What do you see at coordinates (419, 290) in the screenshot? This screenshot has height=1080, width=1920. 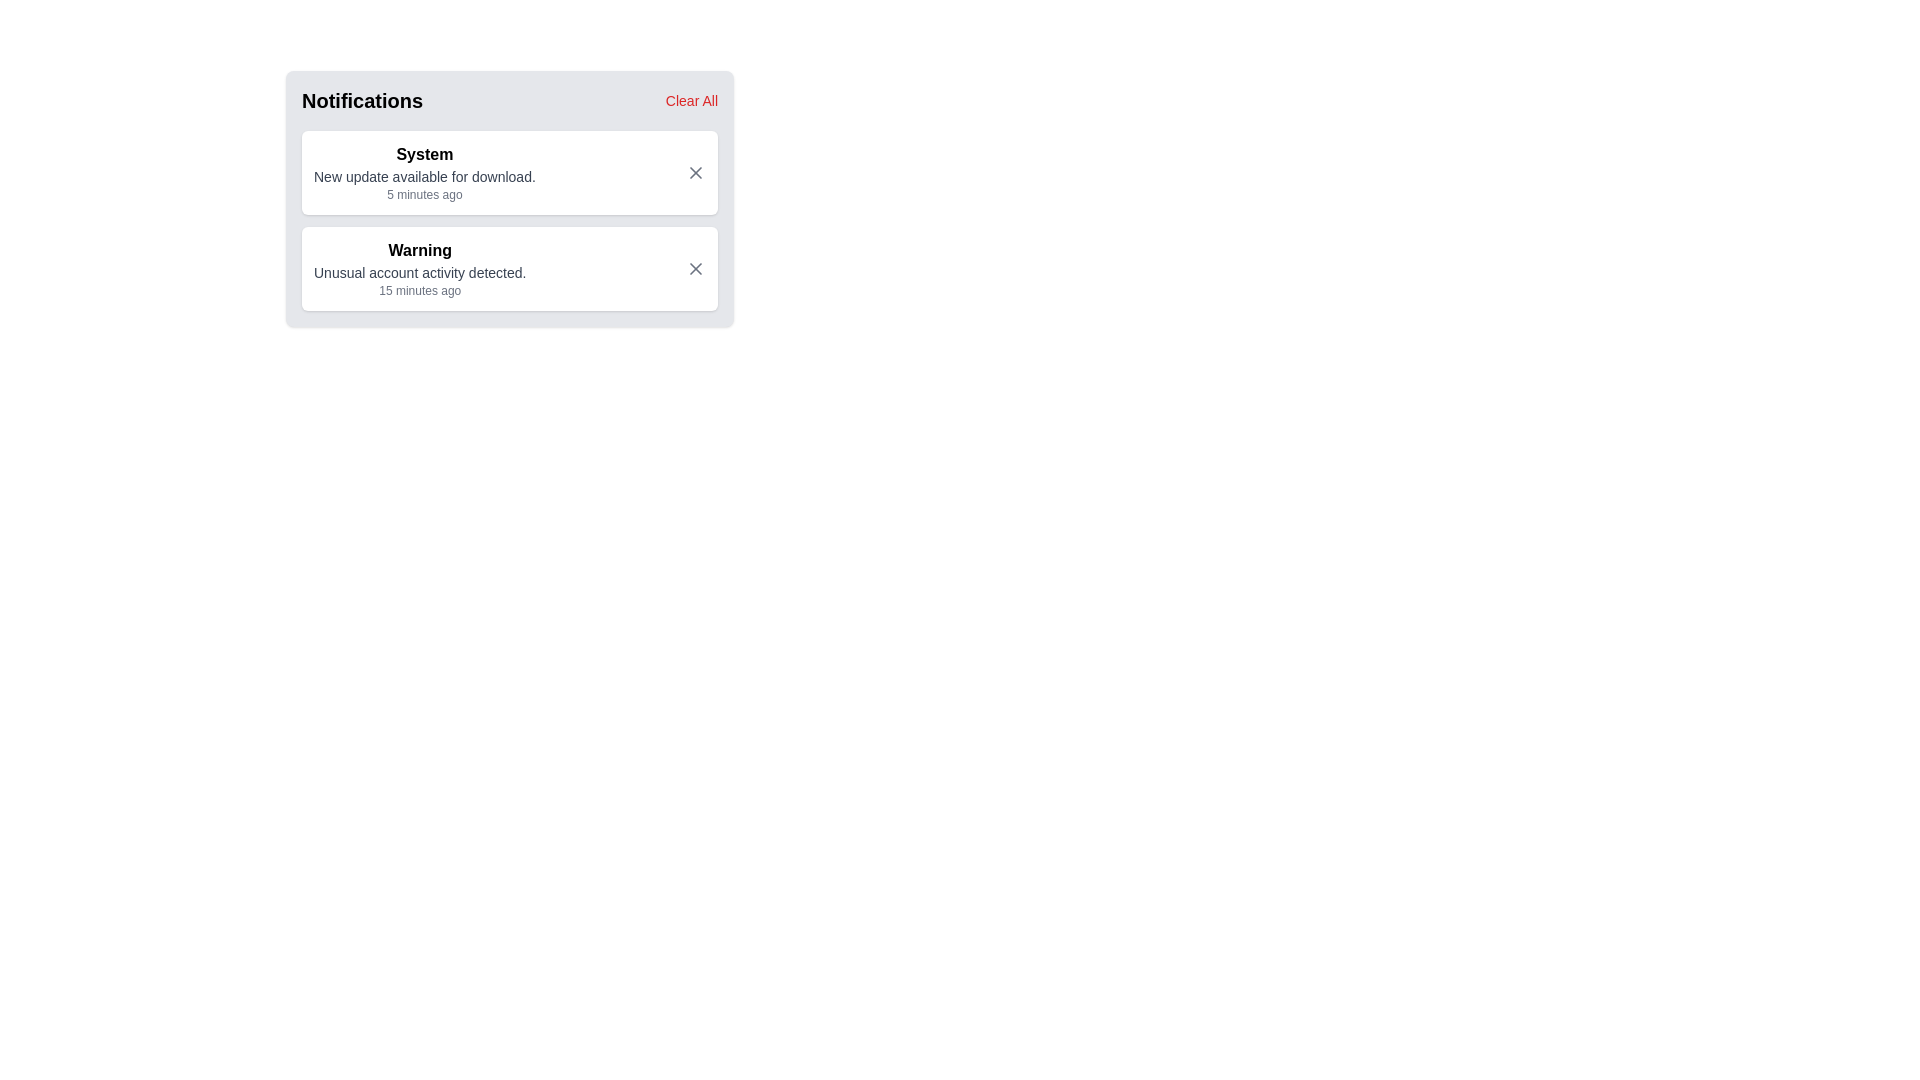 I see `the static text display element showing the timestamp '15 minutes ago', which is located within the second notification card, below the title 'Warning' and the message 'Unusual account activity detected.'` at bounding box center [419, 290].